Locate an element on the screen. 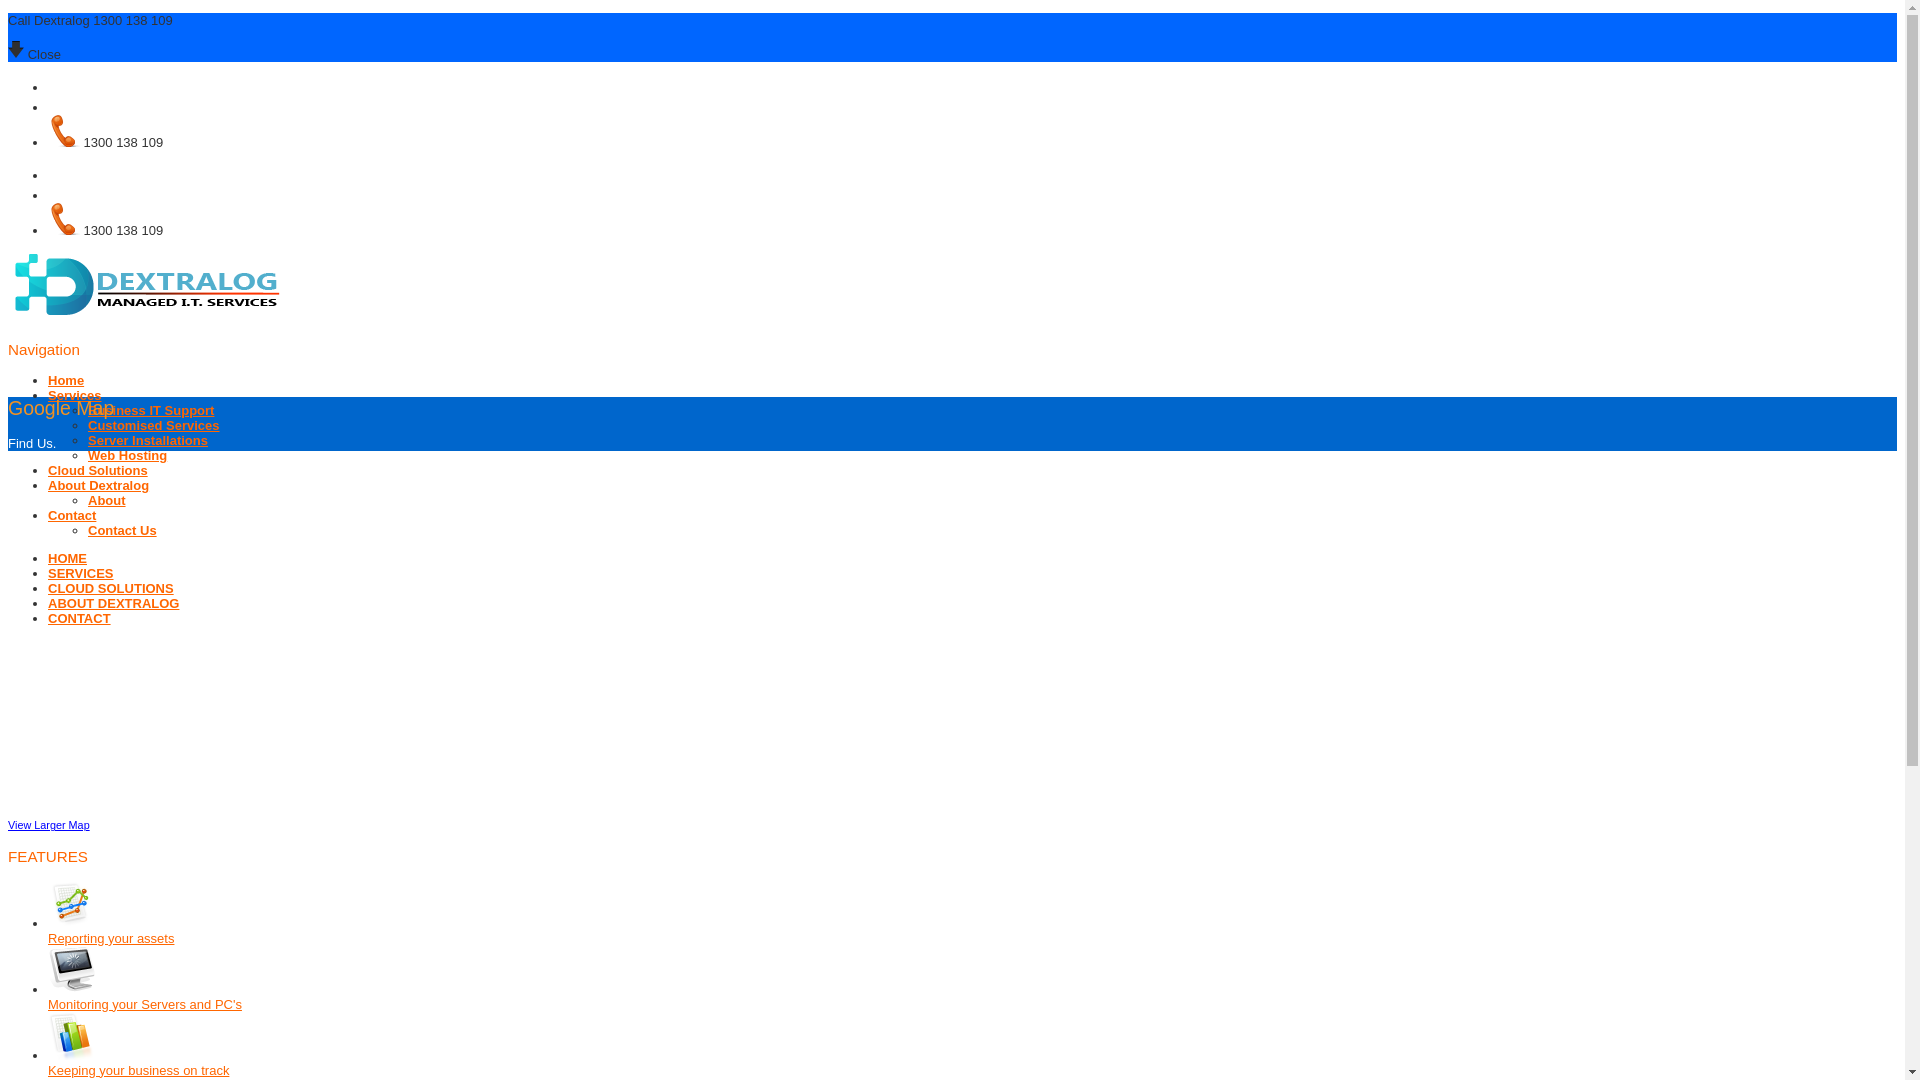  'HOME' is located at coordinates (67, 558).